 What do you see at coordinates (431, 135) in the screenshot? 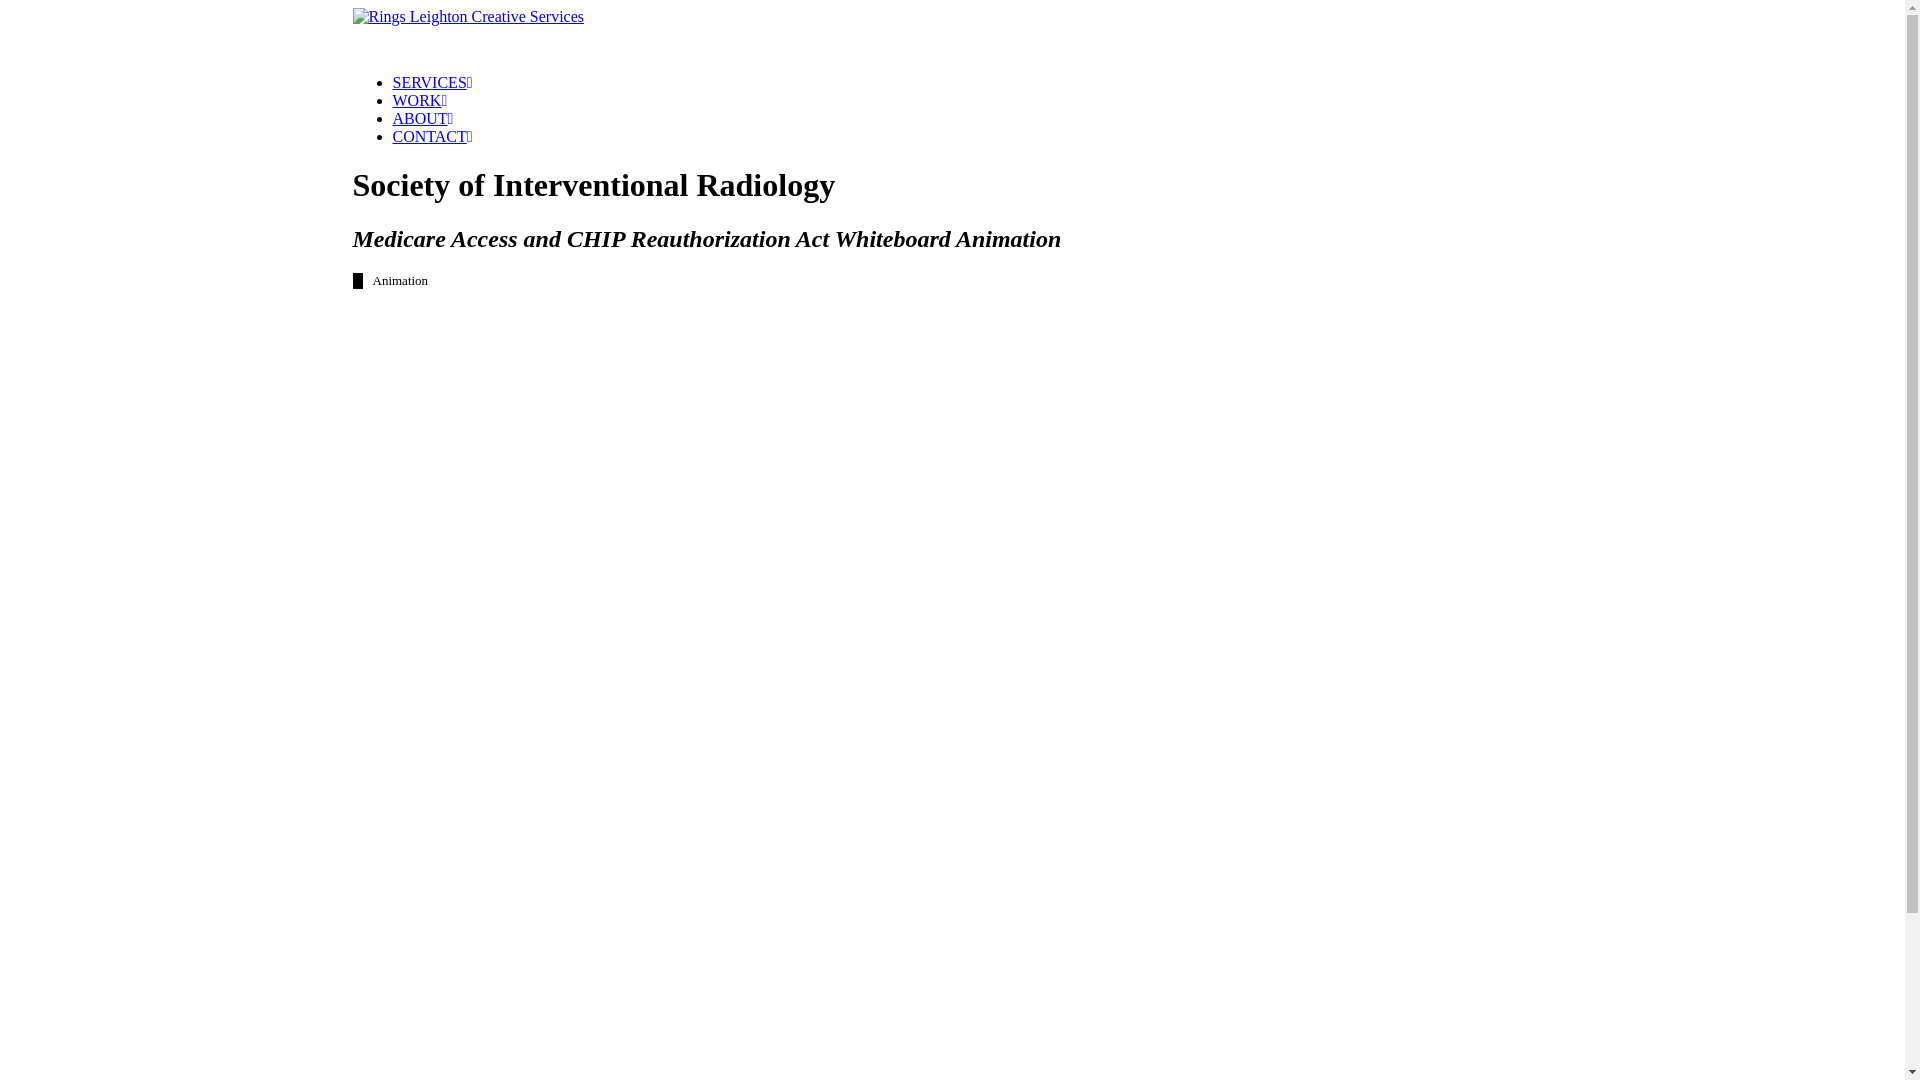
I see `'CONTACT'` at bounding box center [431, 135].